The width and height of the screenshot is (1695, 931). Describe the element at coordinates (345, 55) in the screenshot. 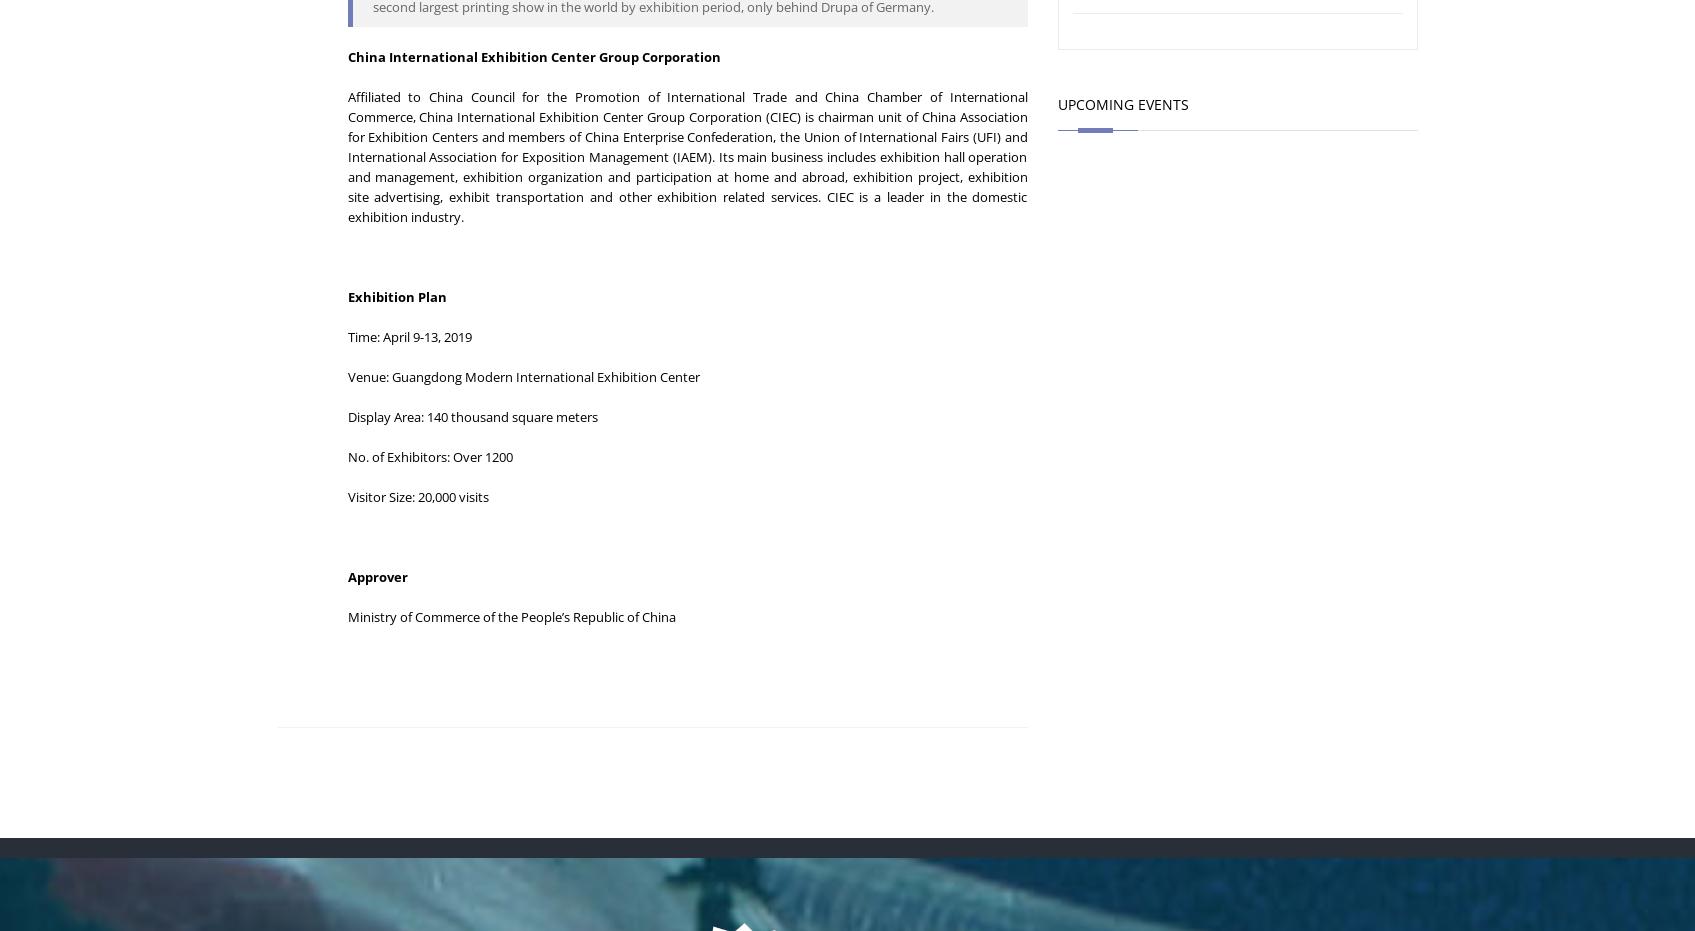

I see `'China International Exhibition Center Group Corporation'` at that location.